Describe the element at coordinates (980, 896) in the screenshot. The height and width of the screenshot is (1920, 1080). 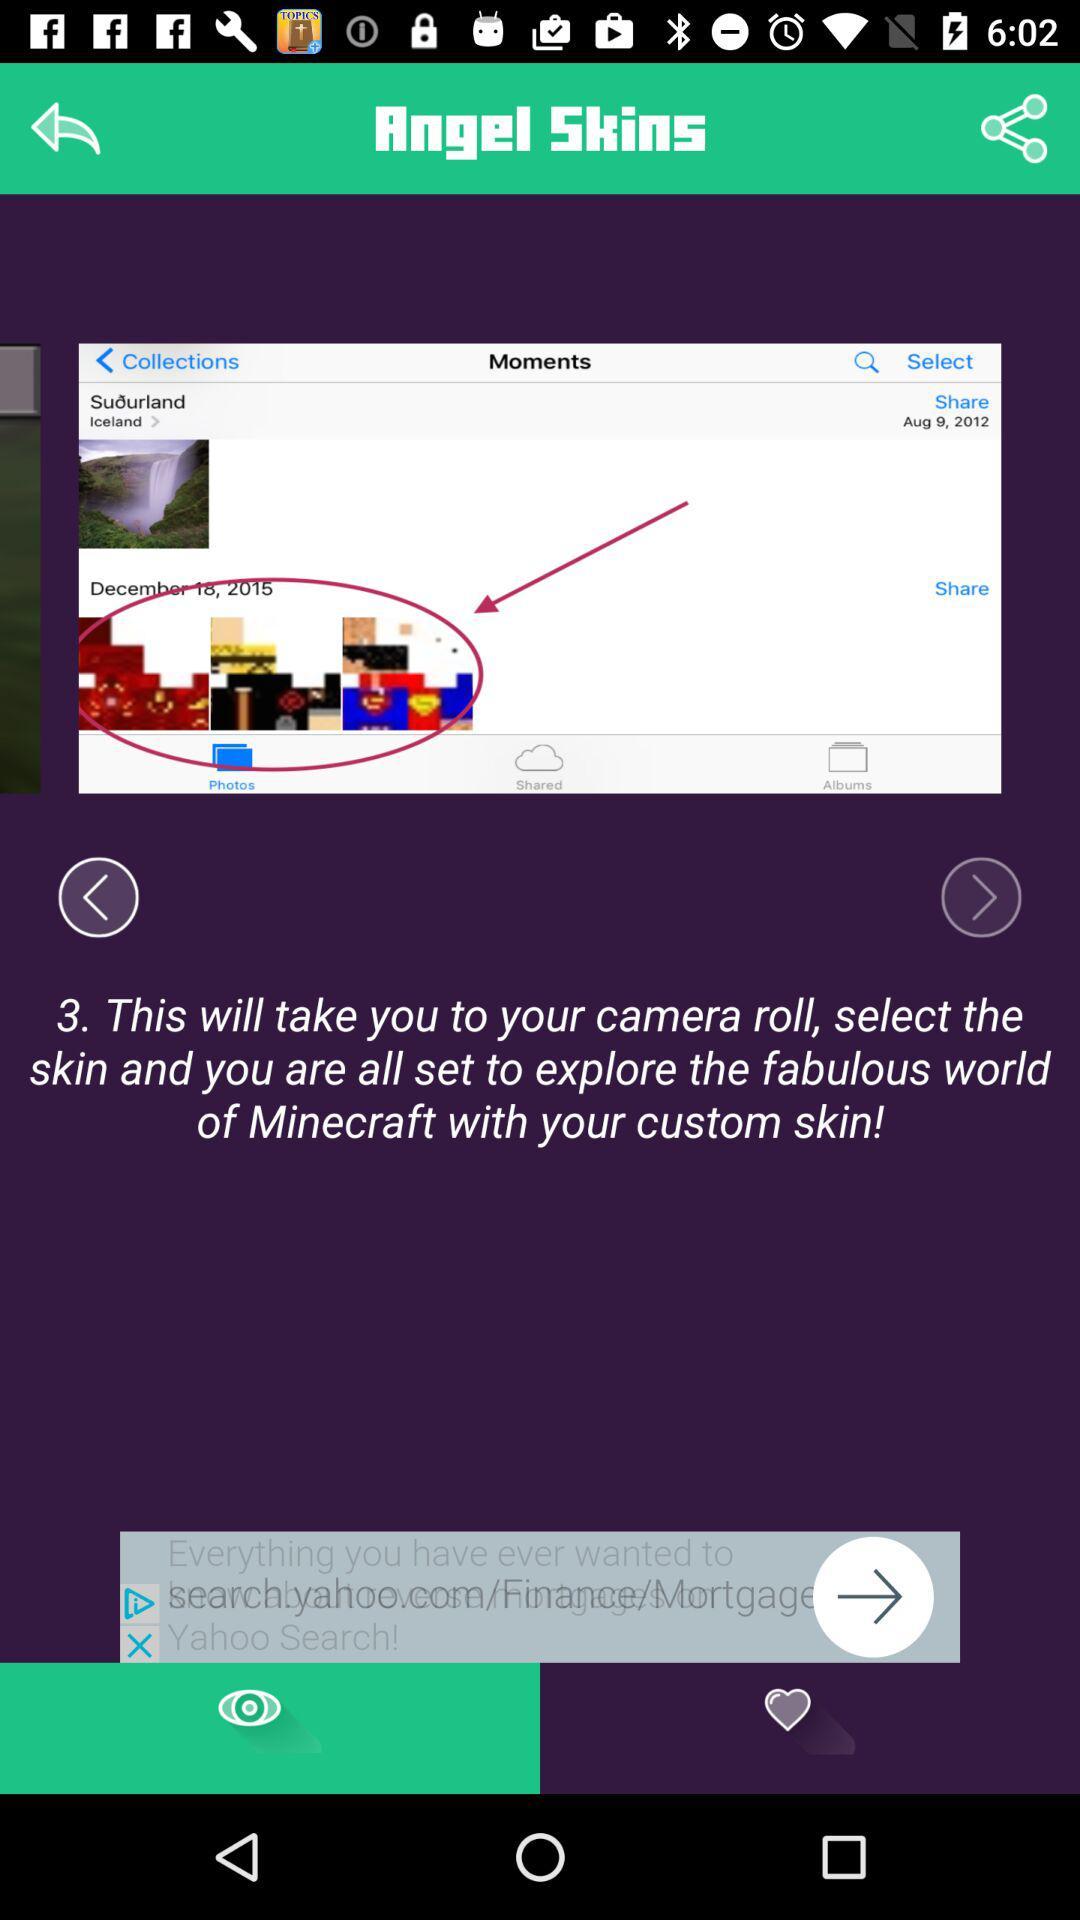
I see `the arrow_forward icon` at that location.